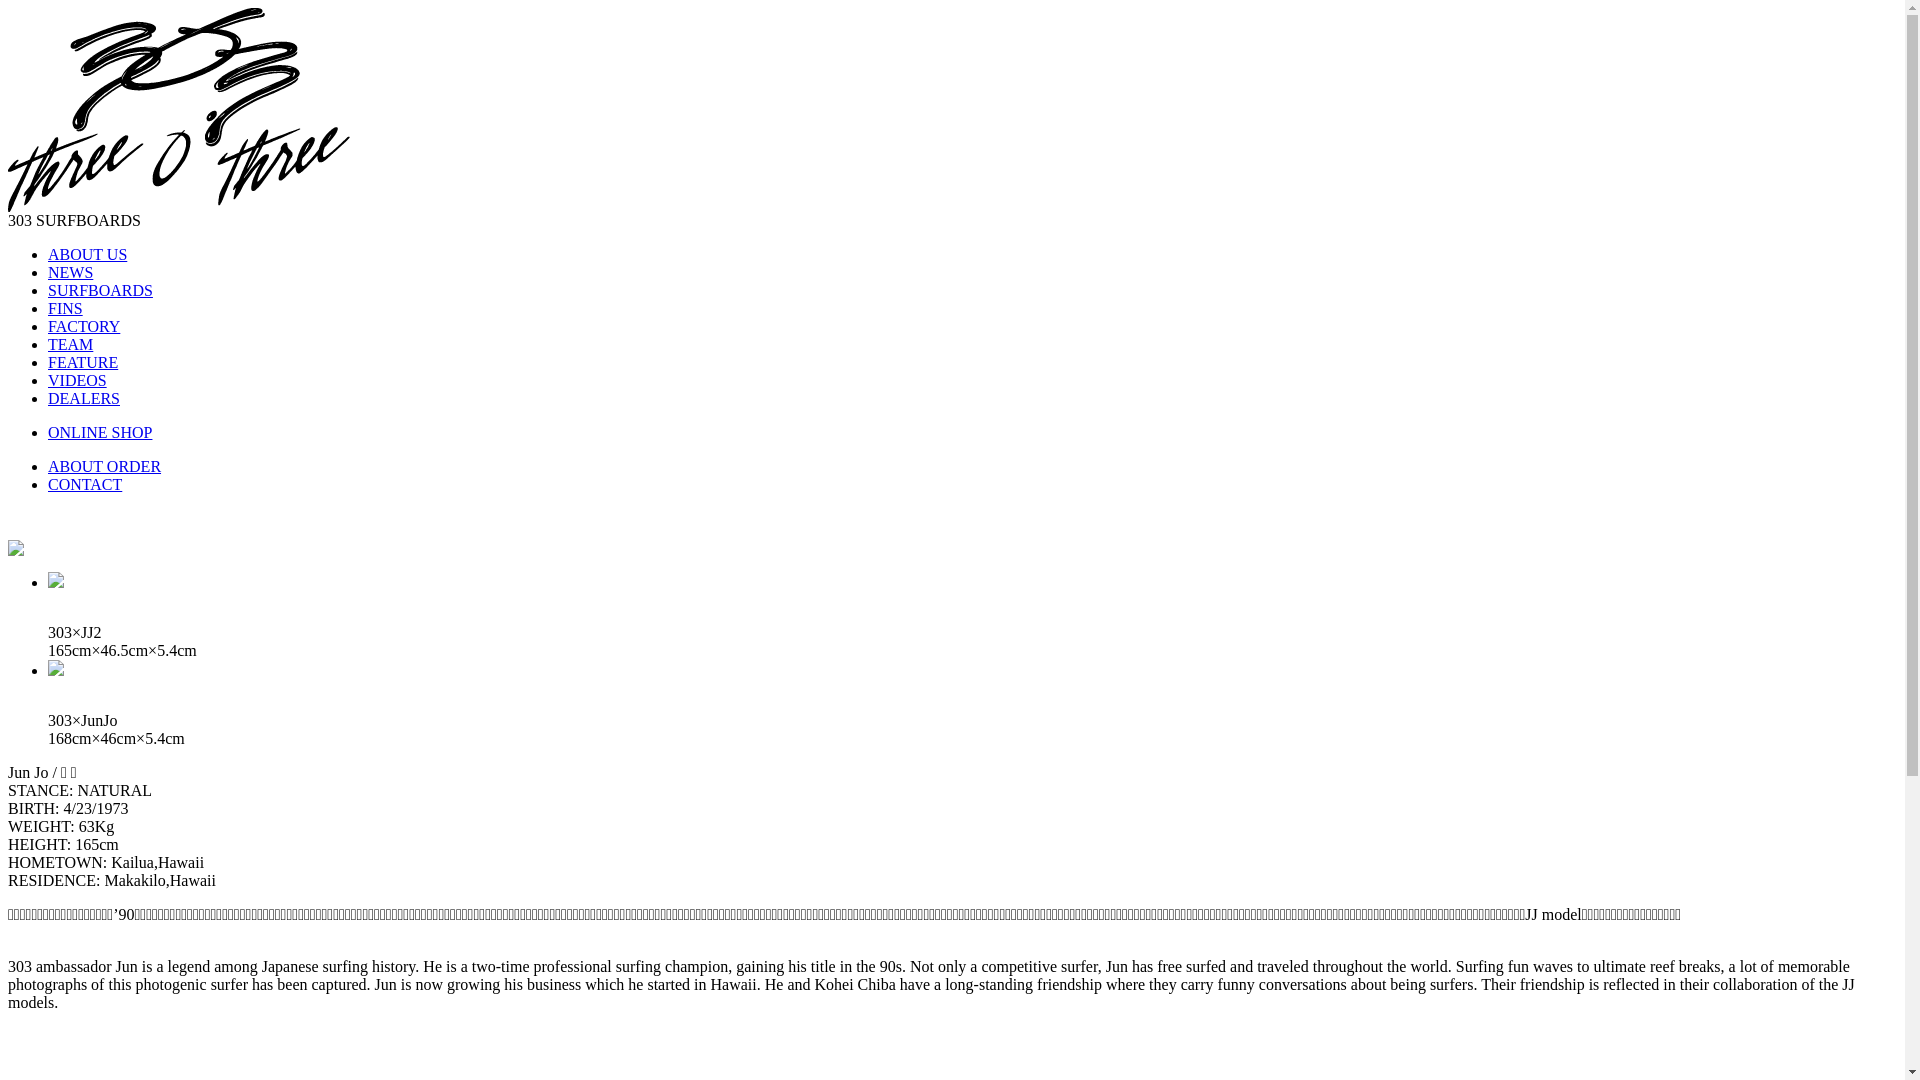  Describe the element at coordinates (48, 362) in the screenshot. I see `'FEATURE'` at that location.